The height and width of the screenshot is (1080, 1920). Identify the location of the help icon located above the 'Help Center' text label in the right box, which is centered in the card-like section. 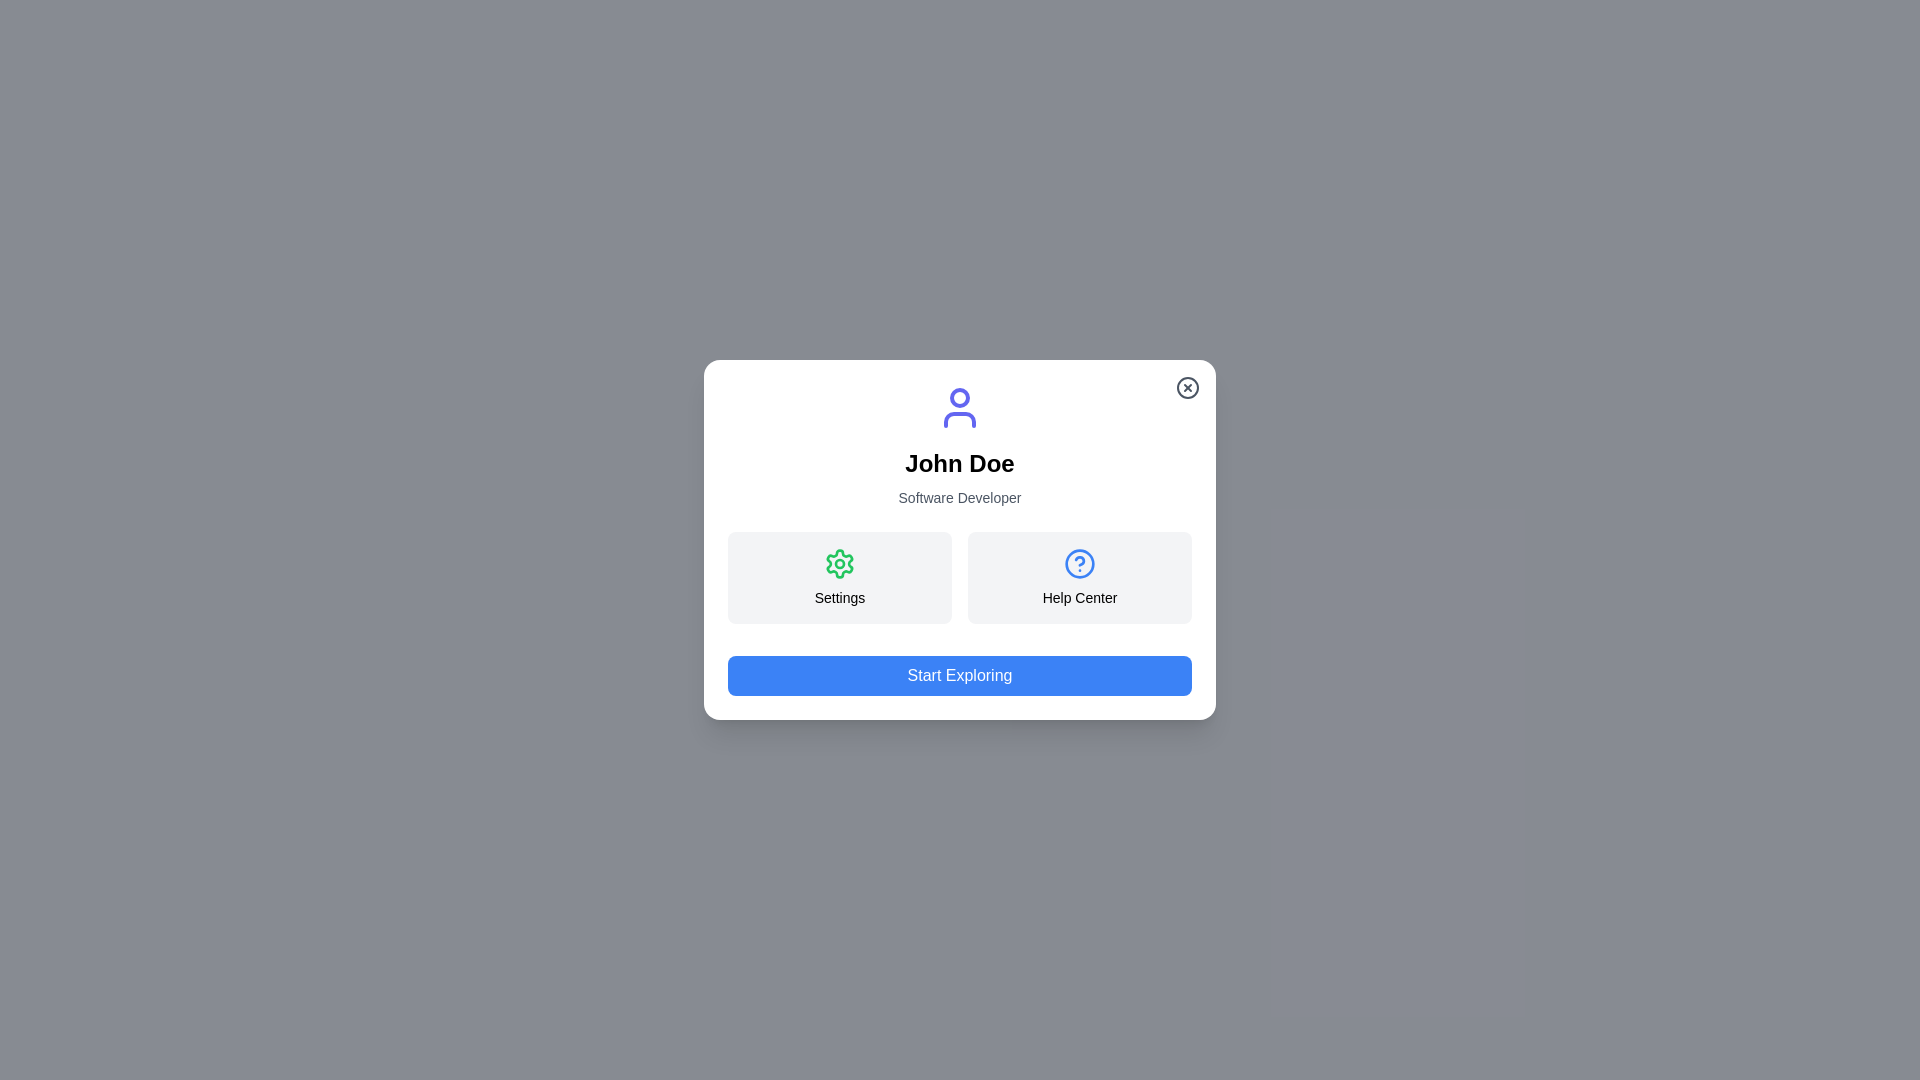
(1079, 563).